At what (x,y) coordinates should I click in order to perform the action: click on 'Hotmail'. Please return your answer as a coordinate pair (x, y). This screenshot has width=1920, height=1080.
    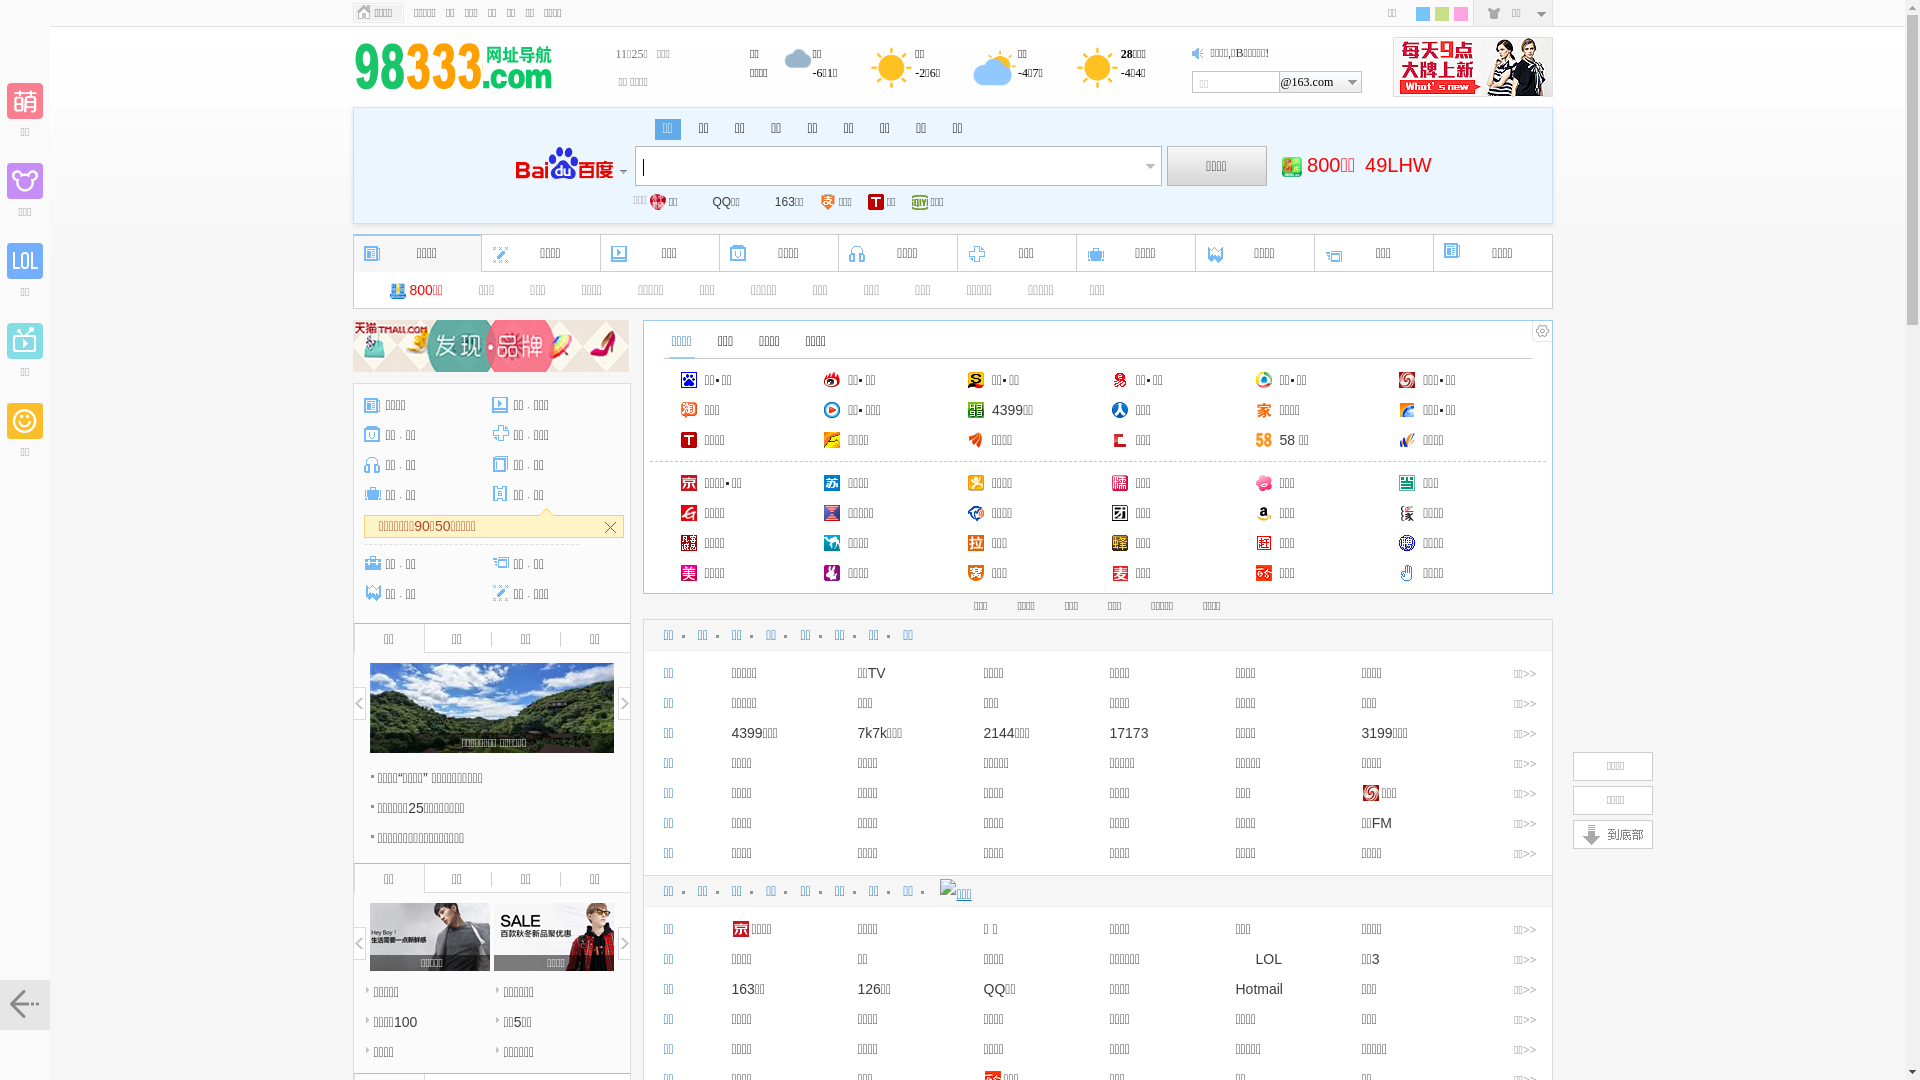
    Looking at the image, I should click on (1235, 987).